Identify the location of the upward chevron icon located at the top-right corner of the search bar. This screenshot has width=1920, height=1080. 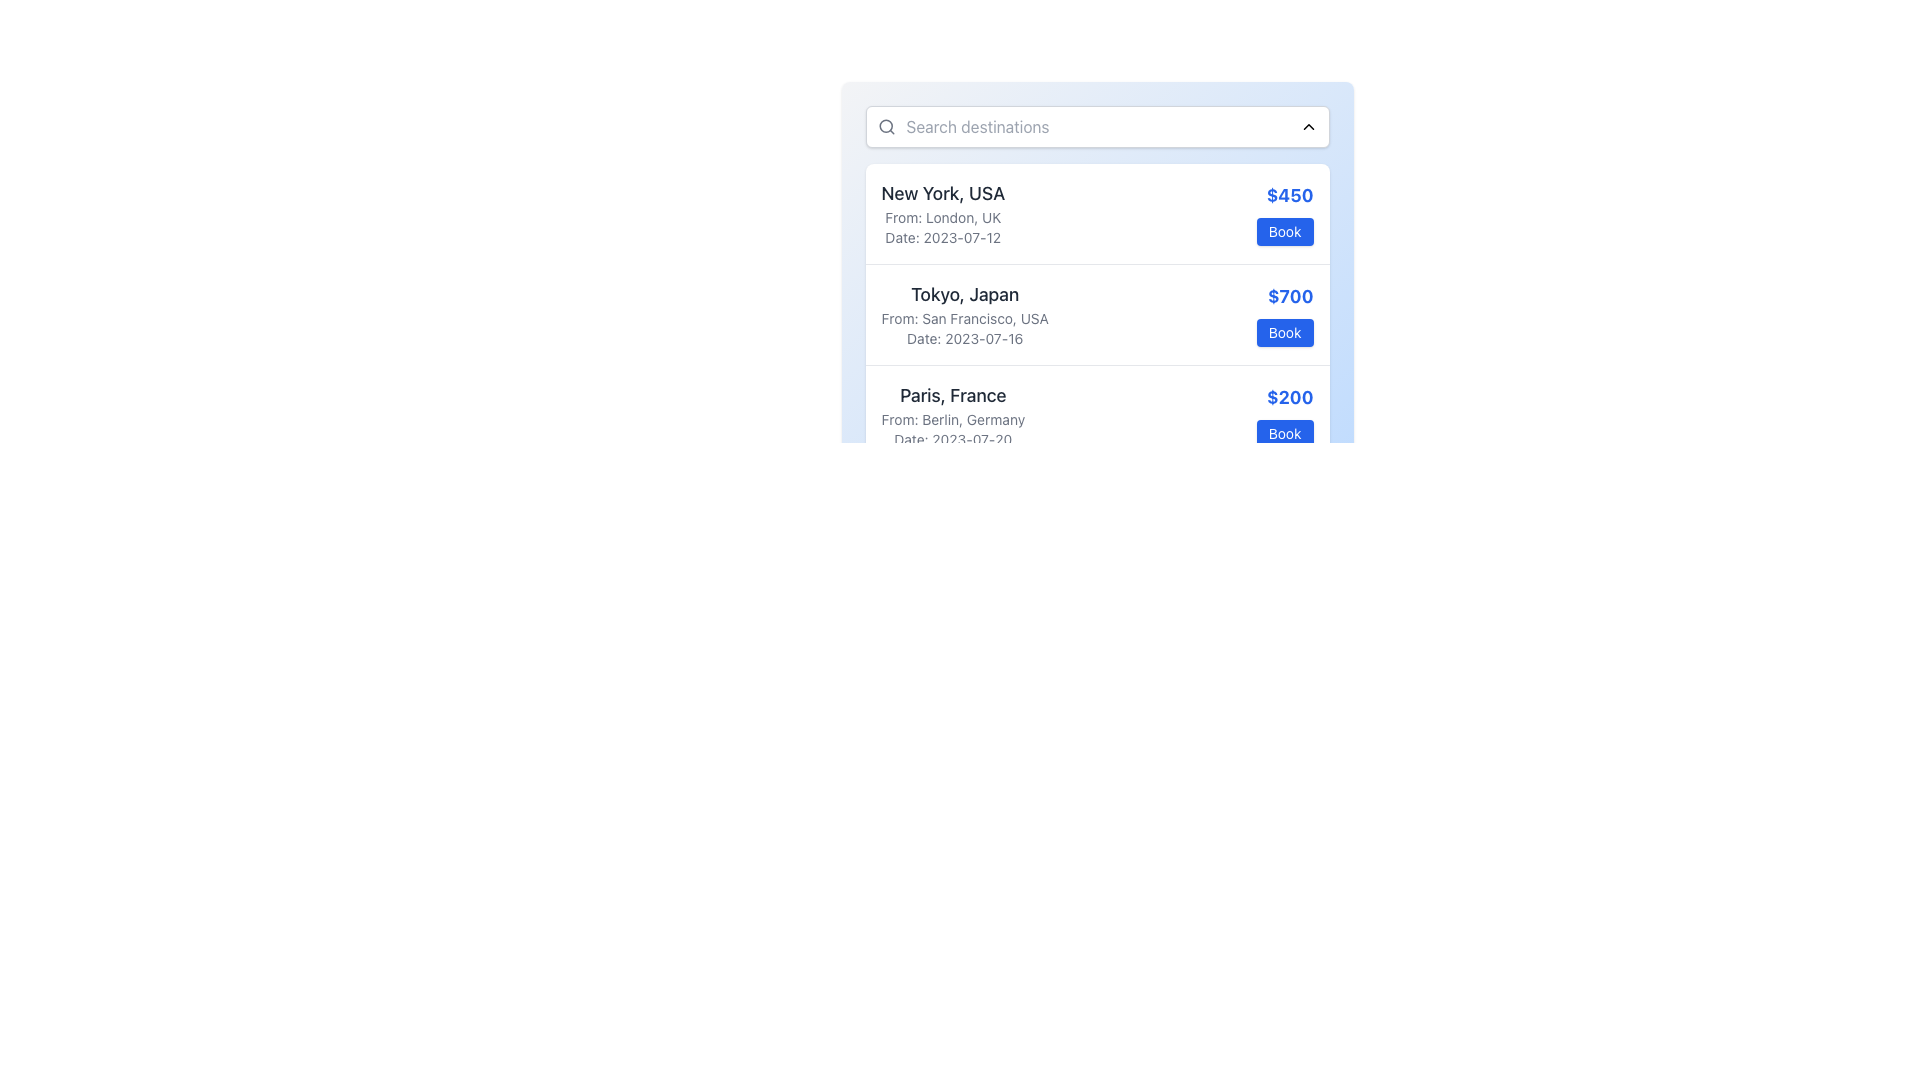
(1308, 127).